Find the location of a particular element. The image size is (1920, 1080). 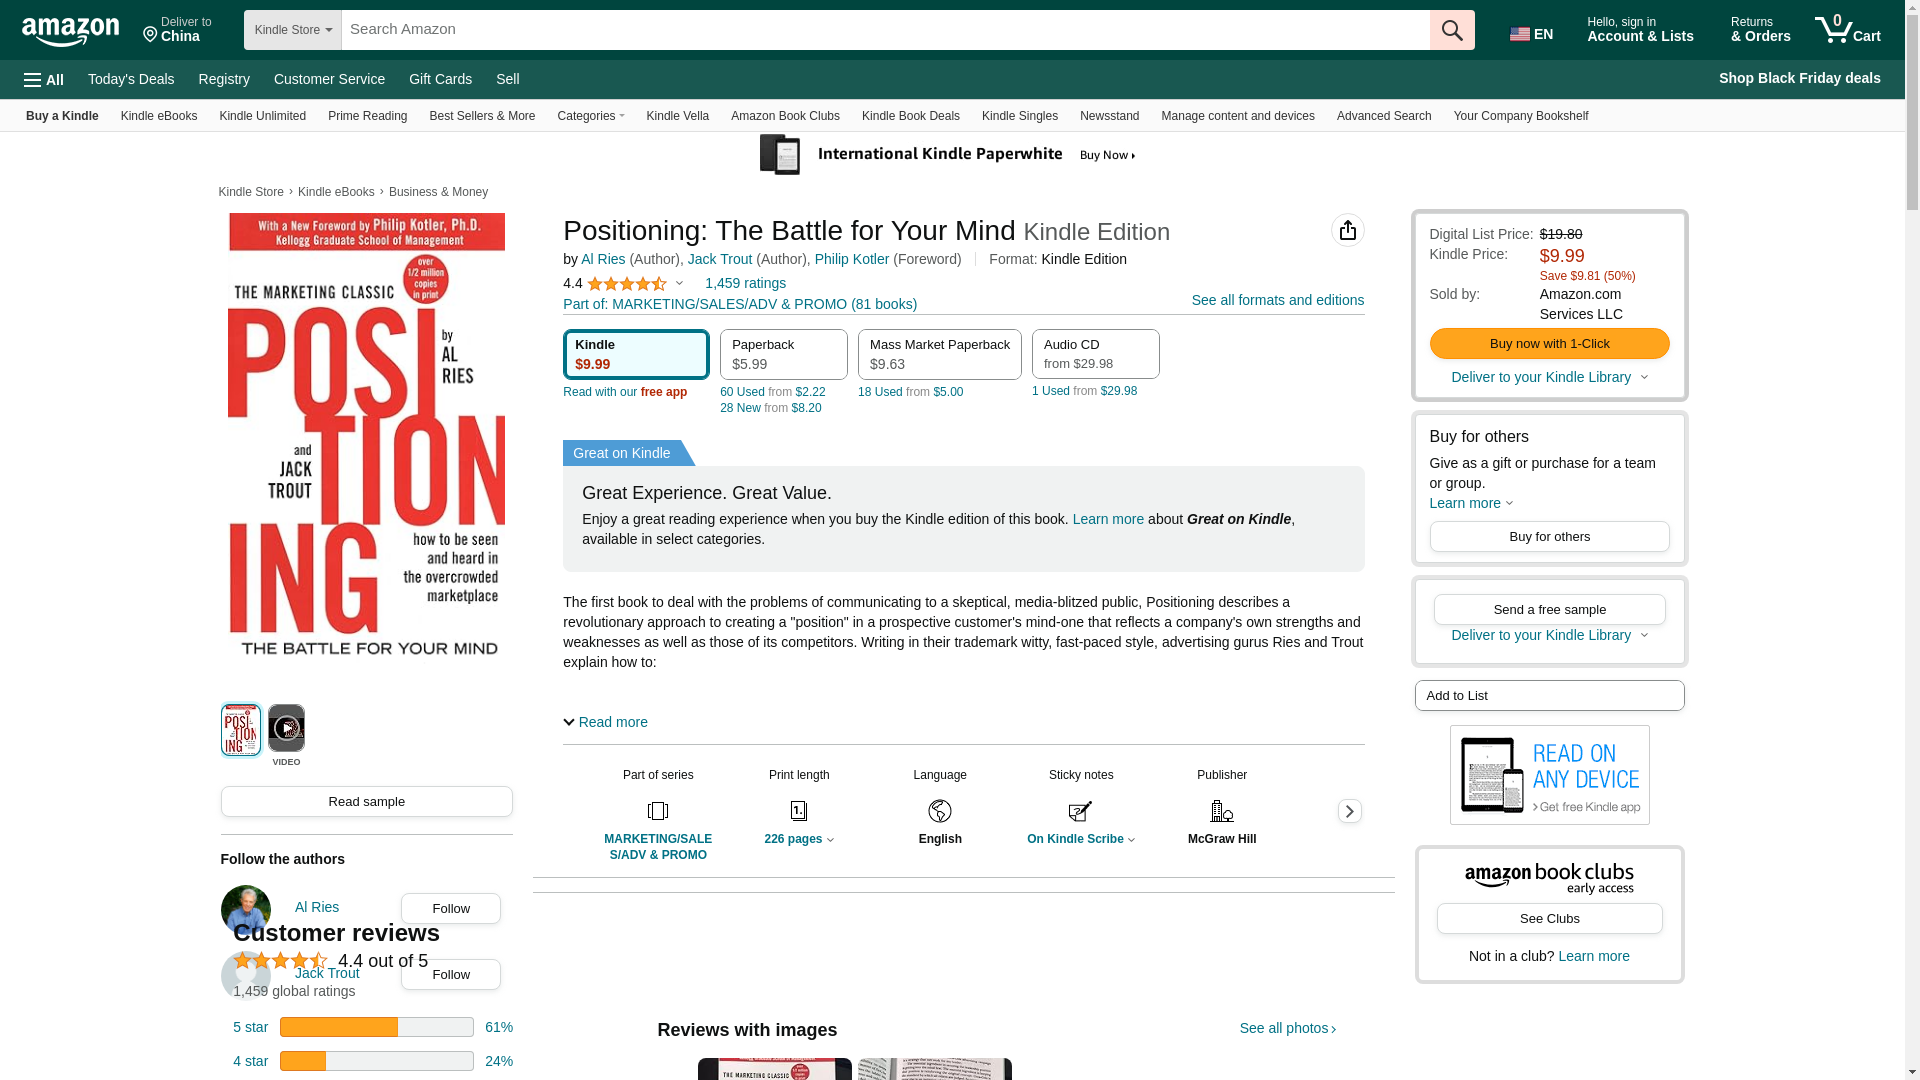

'Advanced Search' is located at coordinates (1383, 115).